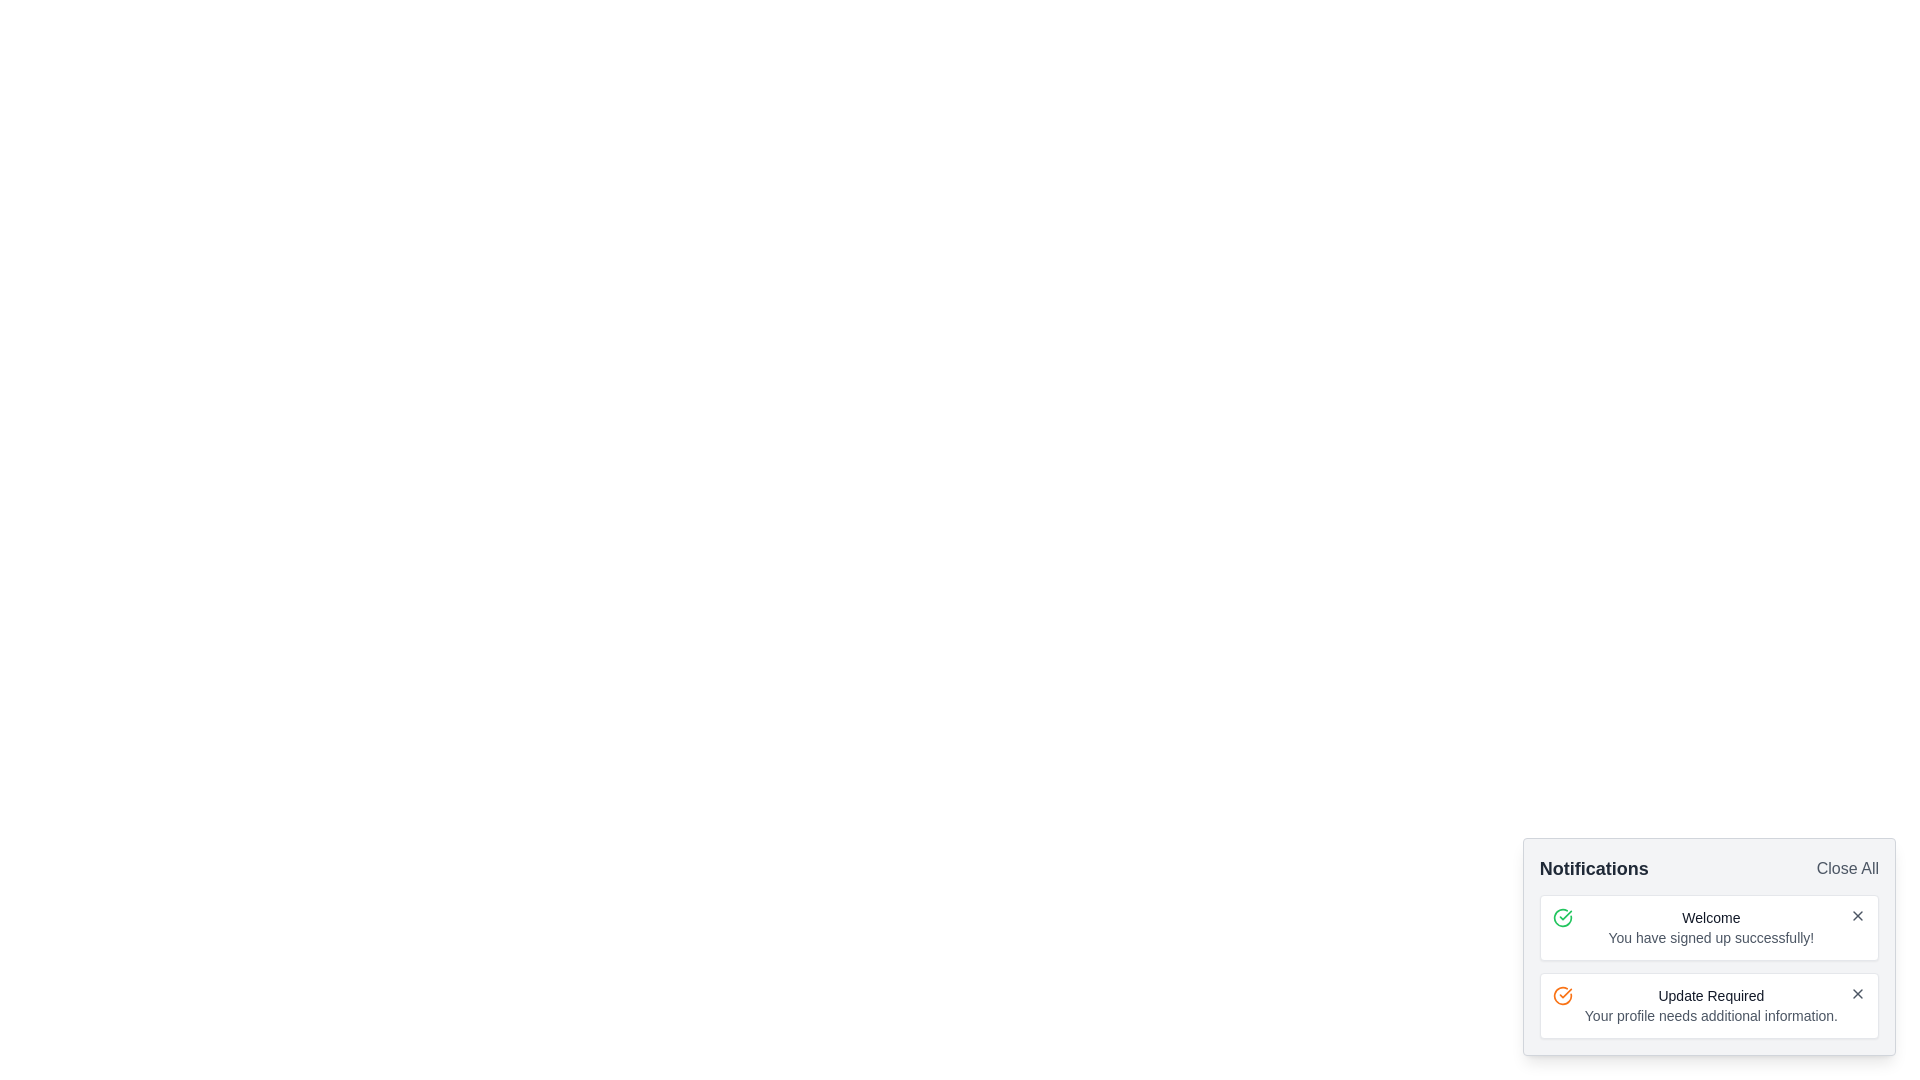  What do you see at coordinates (1846, 867) in the screenshot?
I see `the 'Close All' button in the upper-right corner of the notification card` at bounding box center [1846, 867].